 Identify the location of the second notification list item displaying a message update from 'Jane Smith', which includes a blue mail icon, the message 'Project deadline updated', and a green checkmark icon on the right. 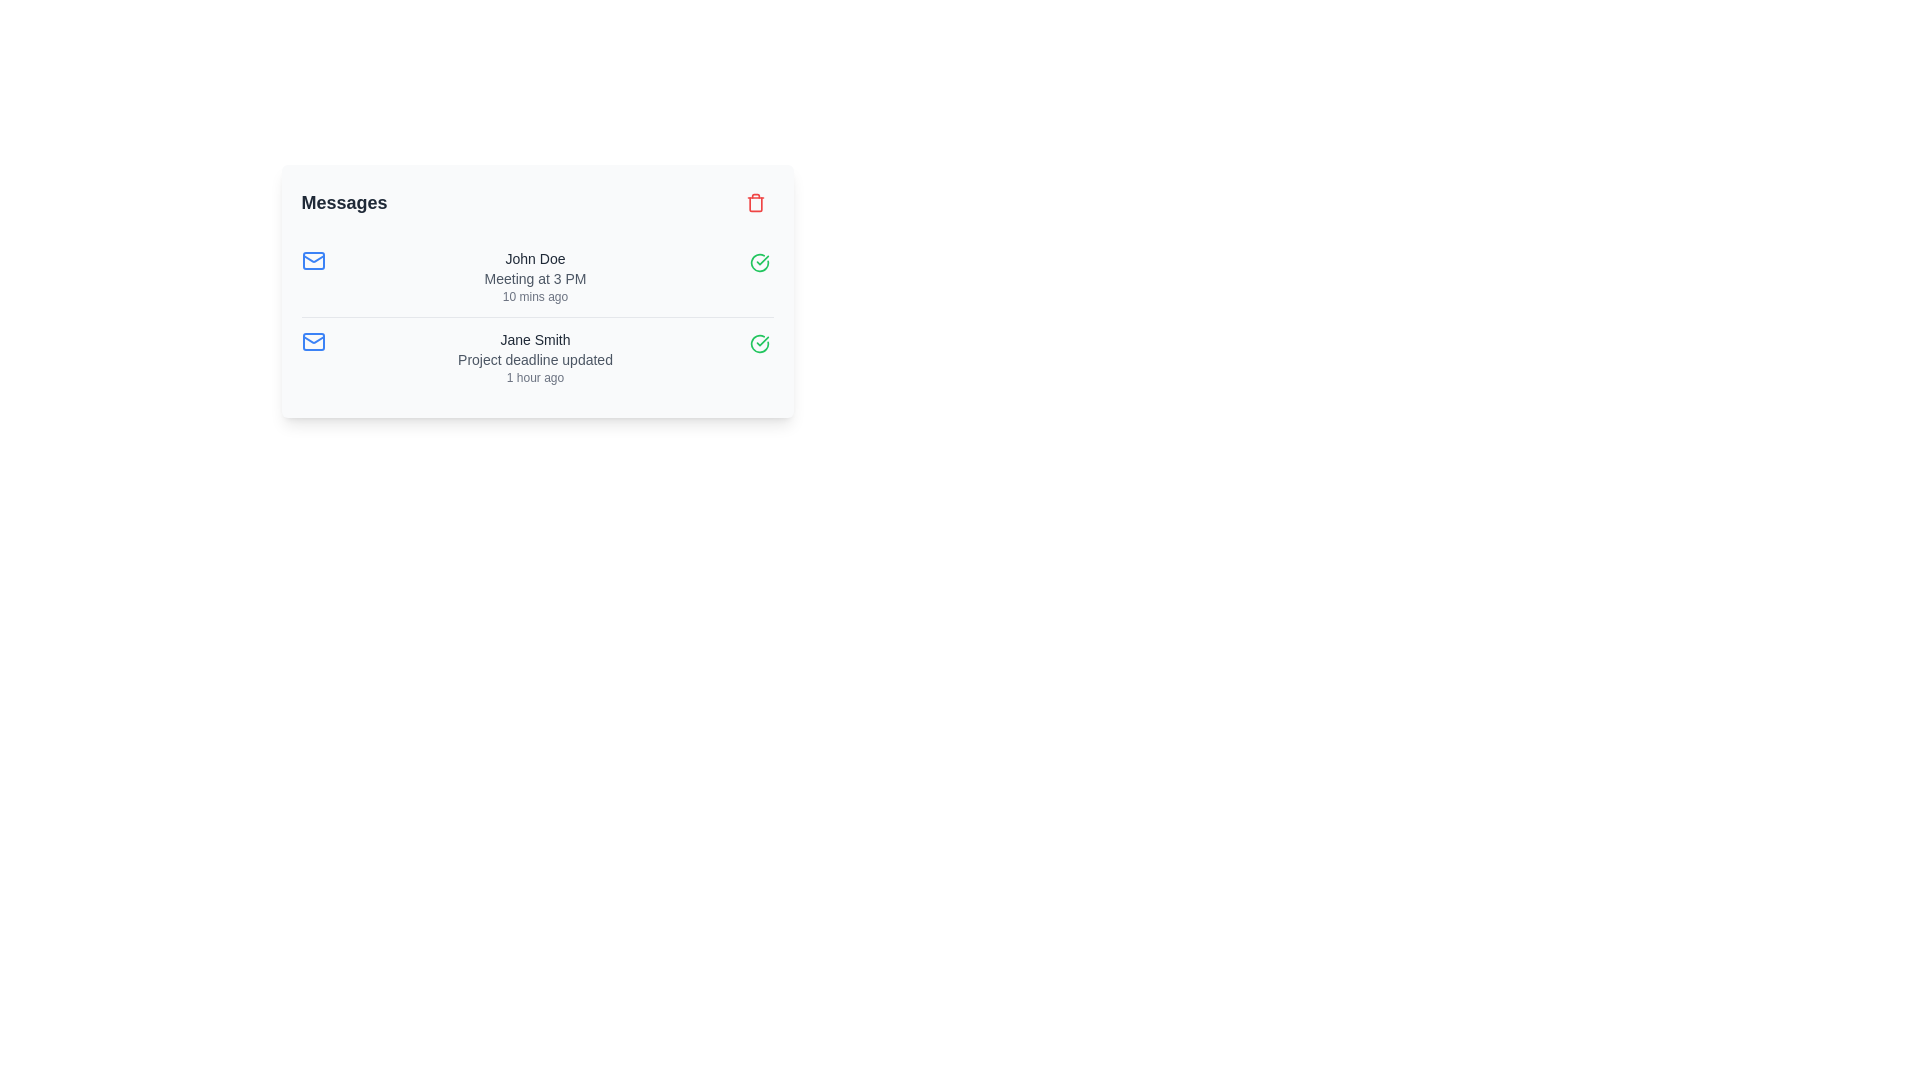
(537, 356).